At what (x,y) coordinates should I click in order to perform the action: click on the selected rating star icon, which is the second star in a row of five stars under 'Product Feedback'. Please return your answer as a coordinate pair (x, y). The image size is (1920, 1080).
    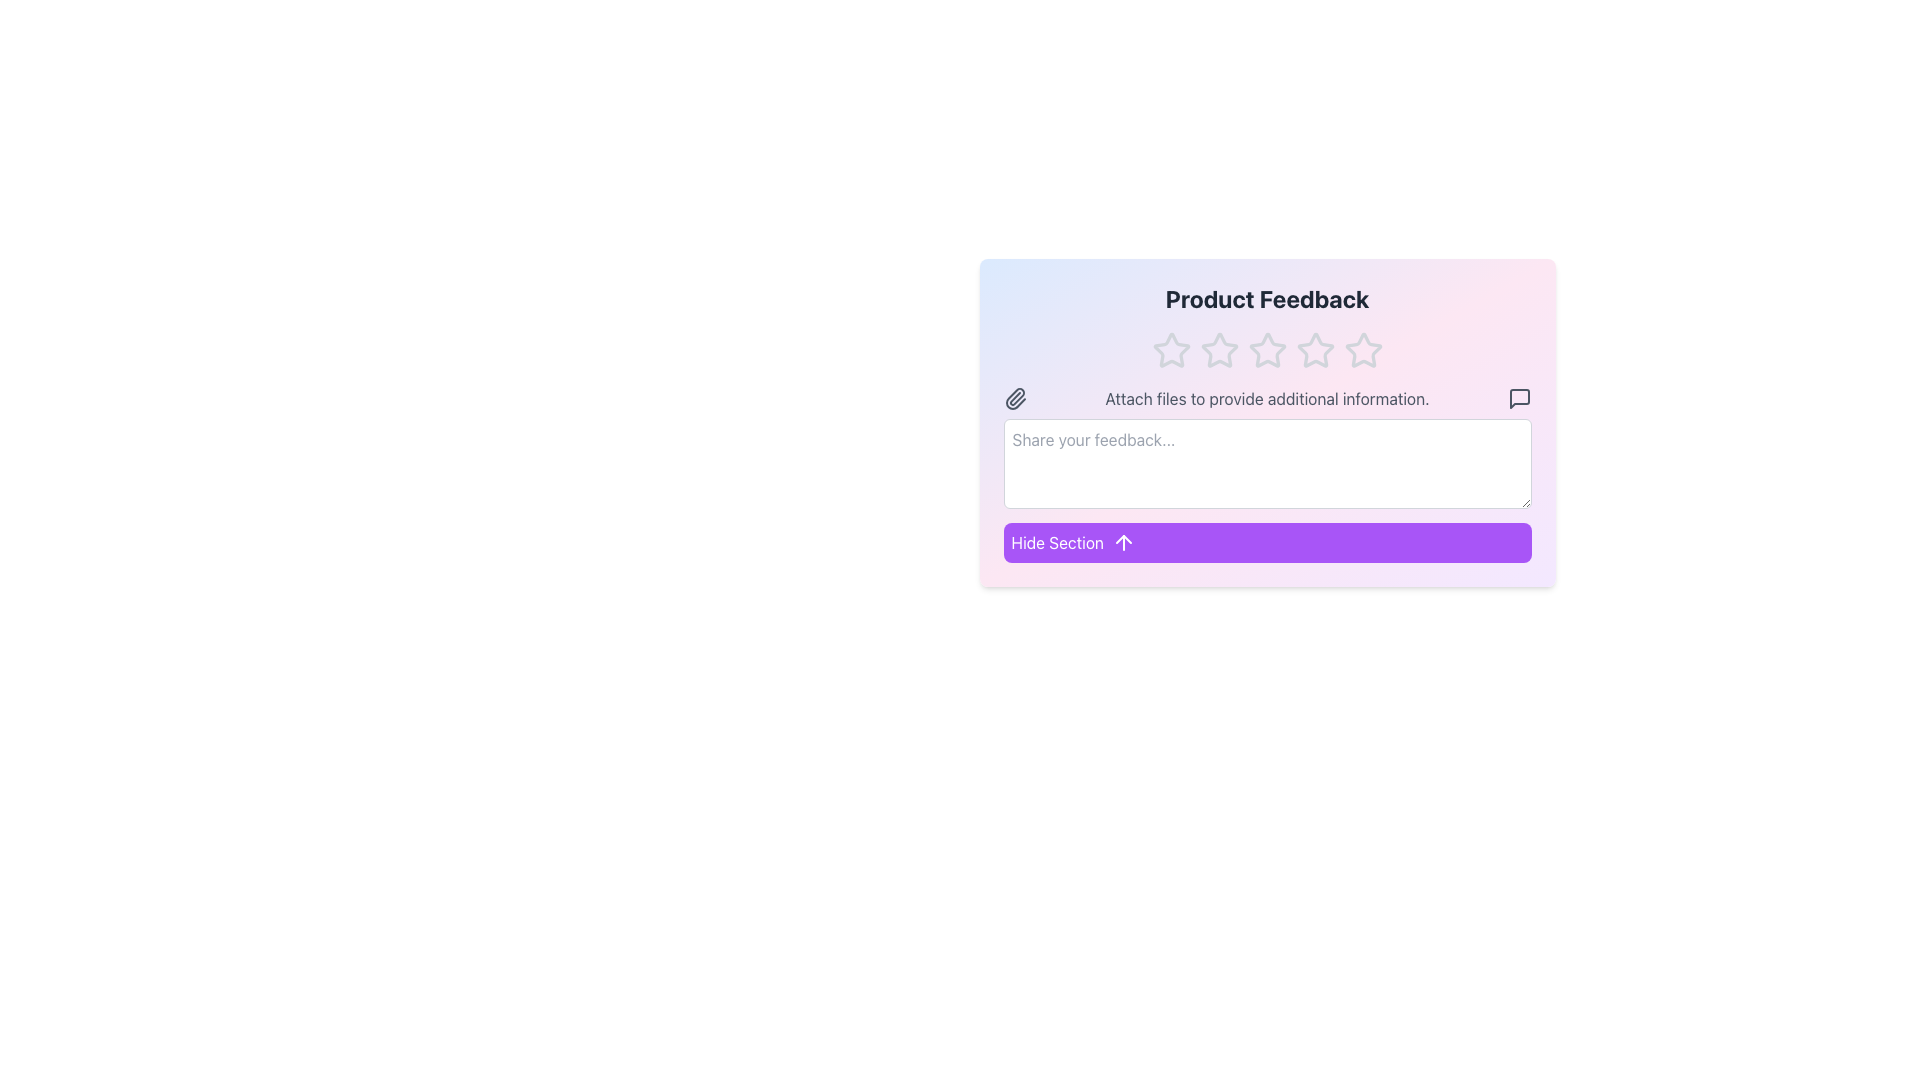
    Looking at the image, I should click on (1218, 349).